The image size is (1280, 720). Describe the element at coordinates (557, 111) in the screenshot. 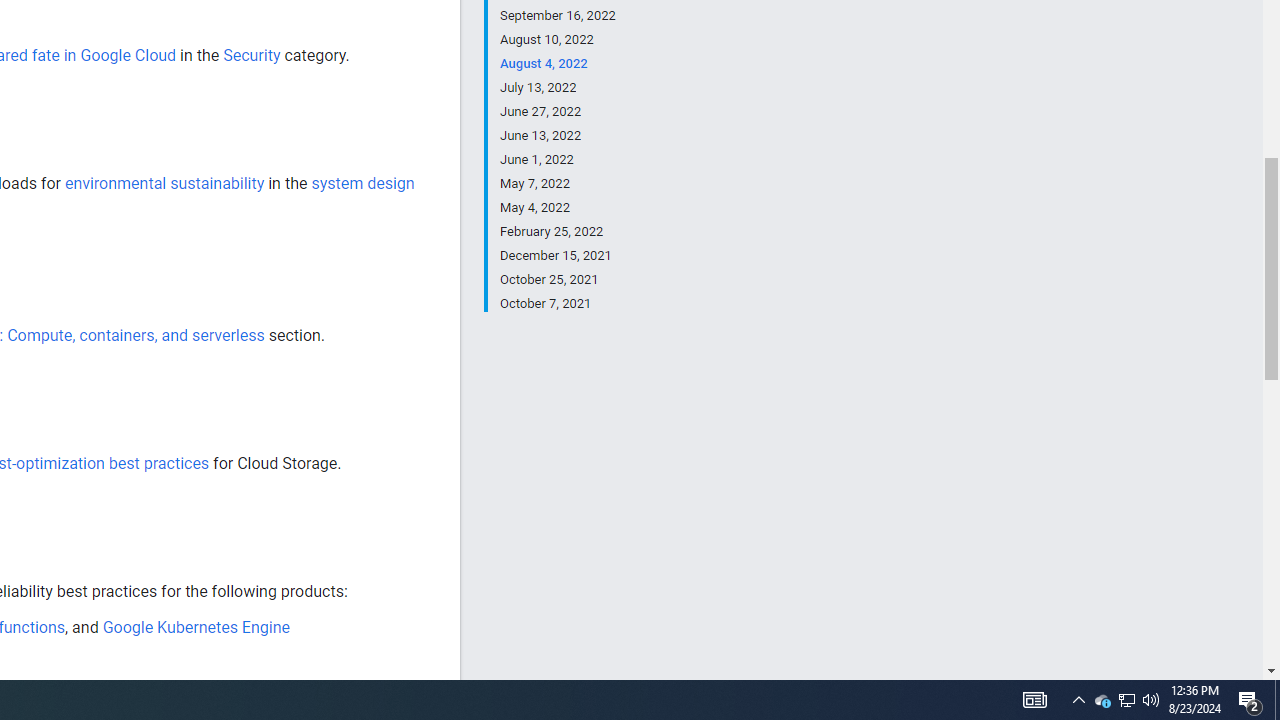

I see `'June 27, 2022'` at that location.